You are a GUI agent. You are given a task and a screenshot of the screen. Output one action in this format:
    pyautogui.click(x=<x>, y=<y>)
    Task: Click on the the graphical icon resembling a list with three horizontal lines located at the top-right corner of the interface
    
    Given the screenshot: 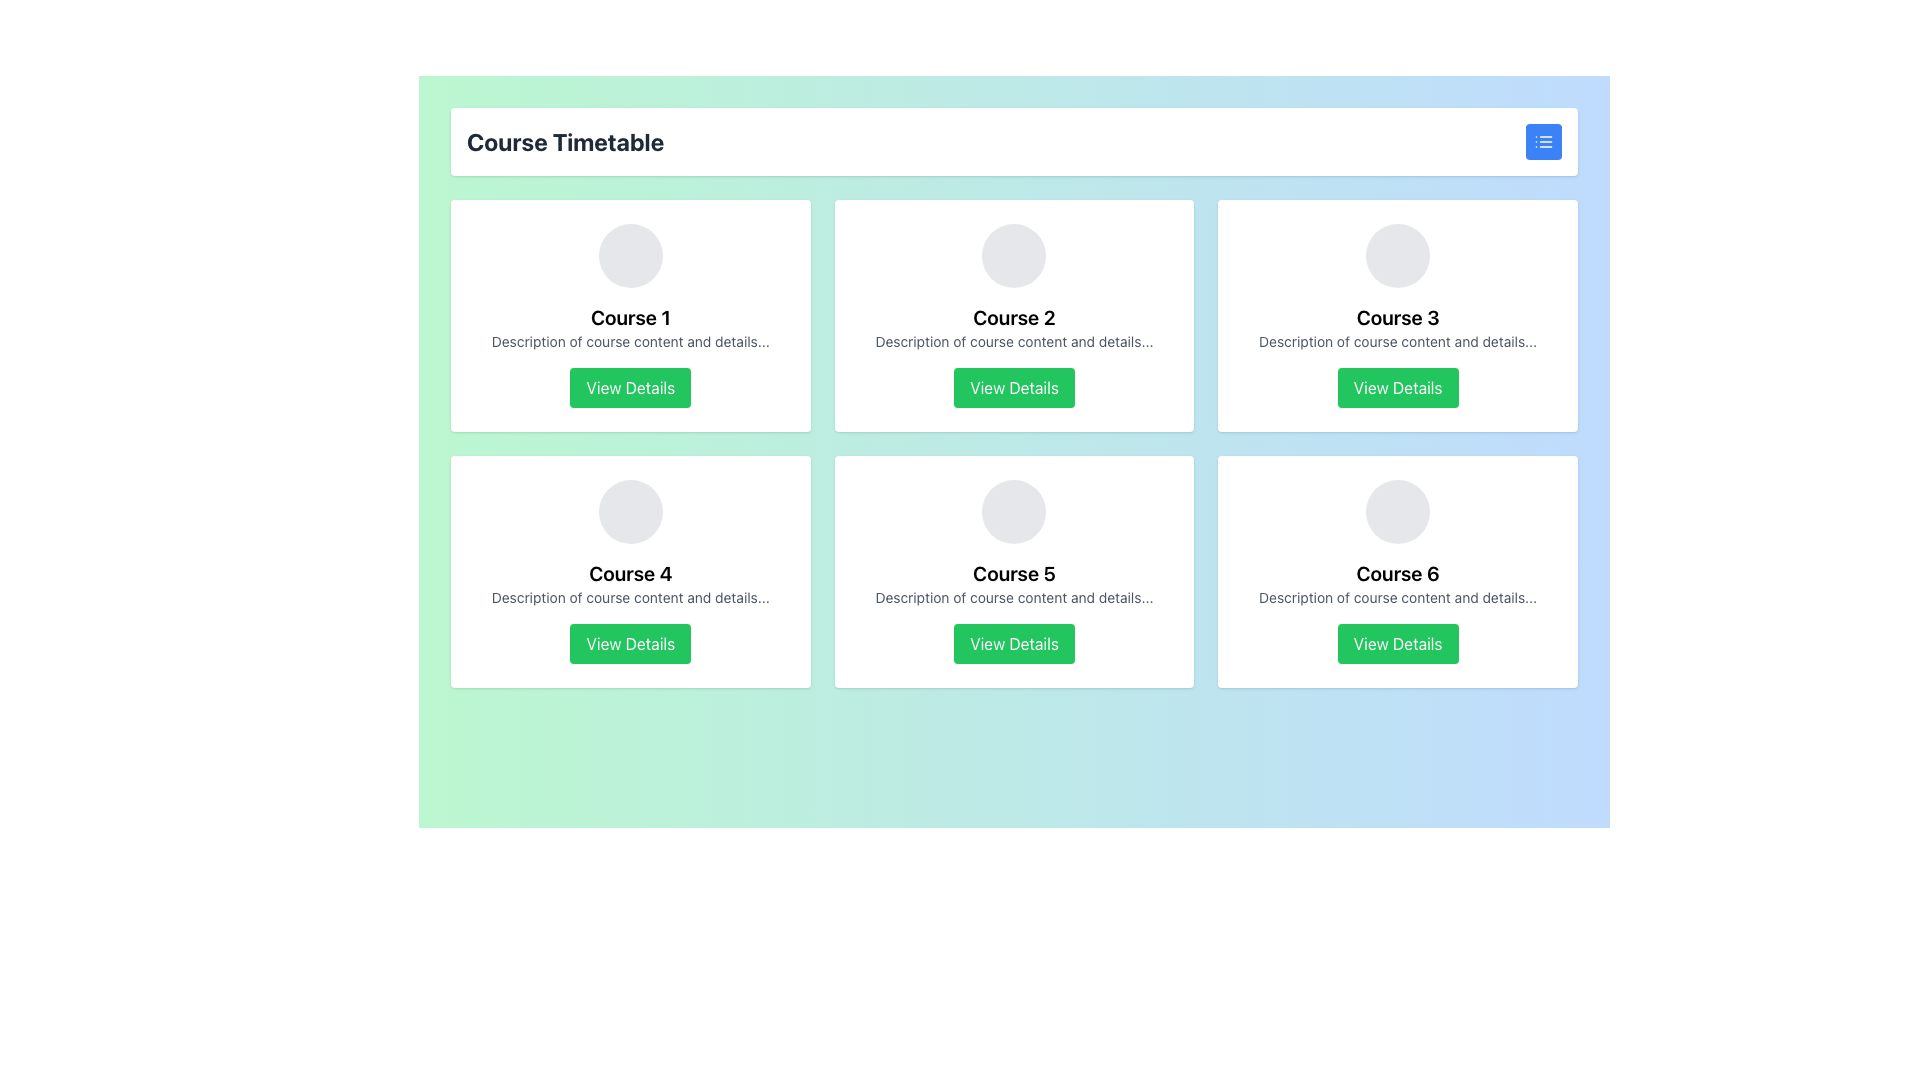 What is the action you would take?
    pyautogui.click(x=1543, y=141)
    